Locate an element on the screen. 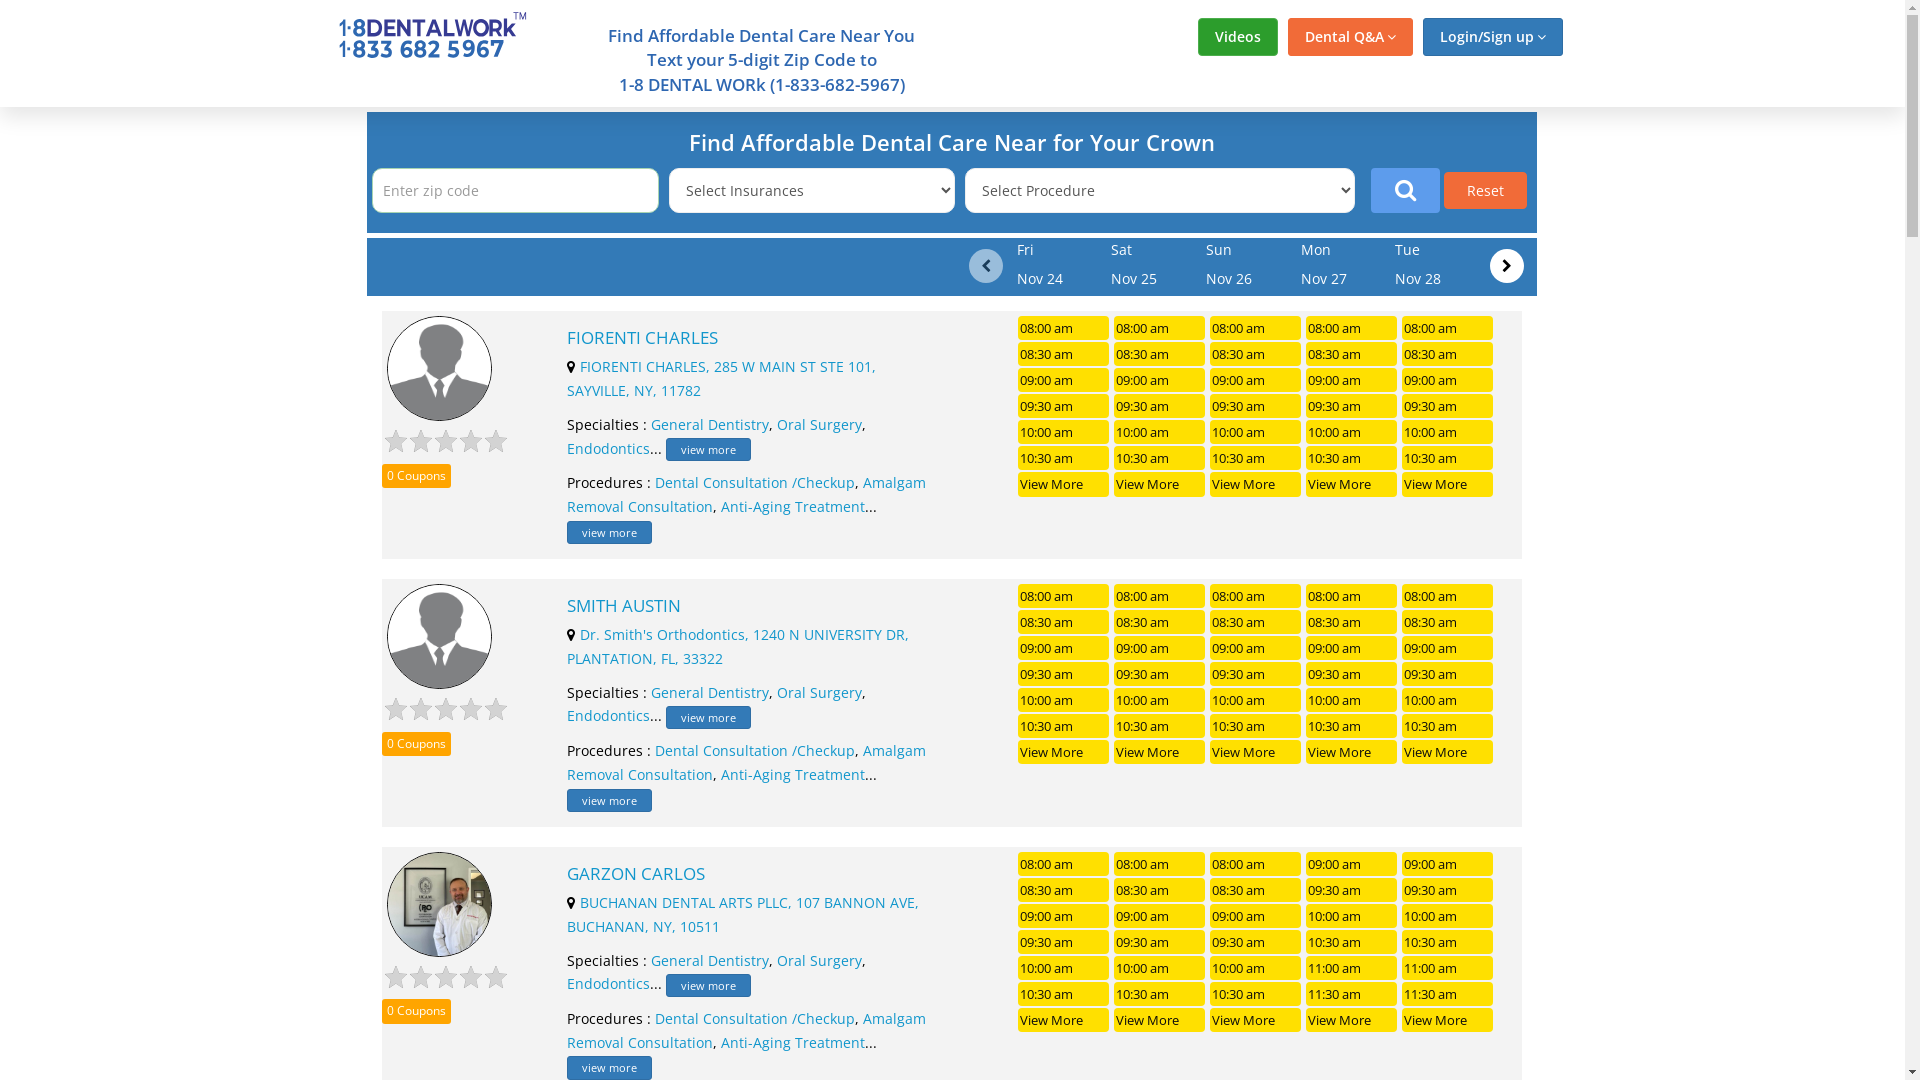 The image size is (1920, 1080). '08:00 am' is located at coordinates (1112, 326).